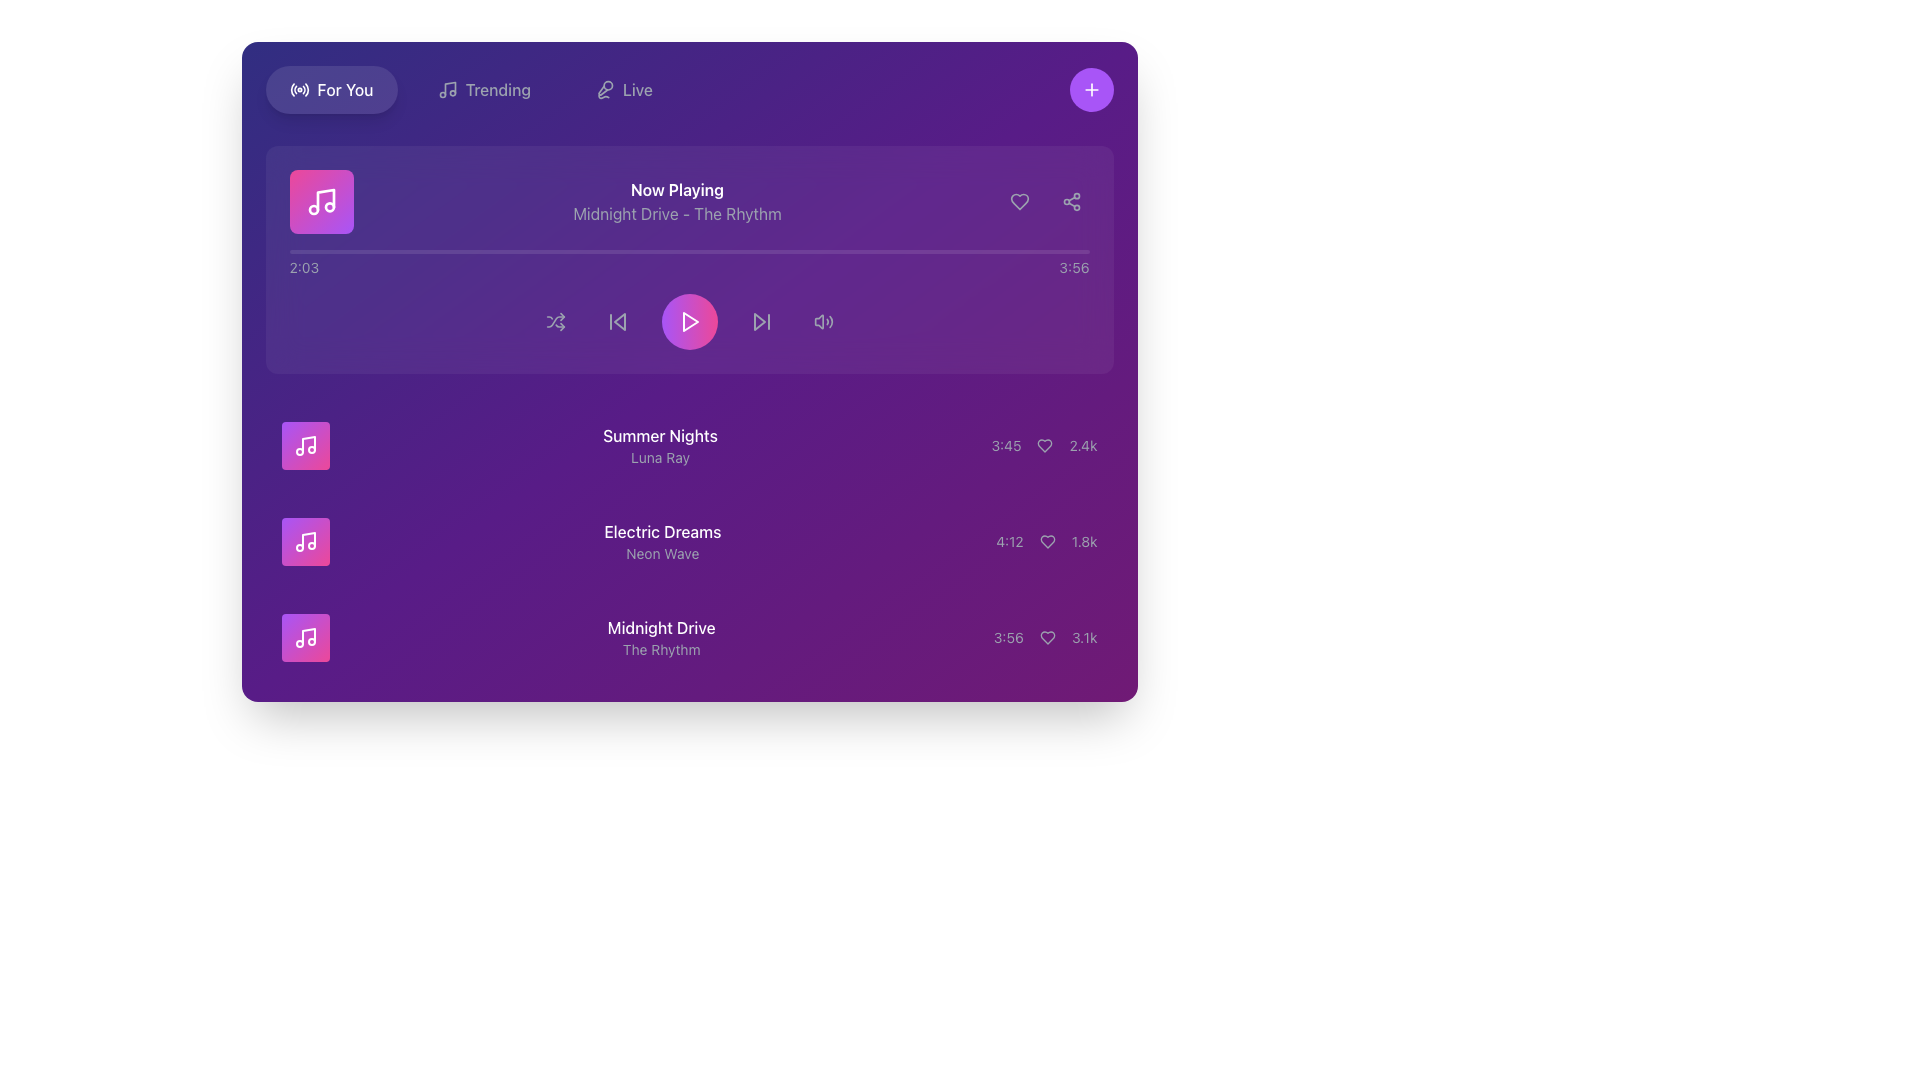 The height and width of the screenshot is (1080, 1920). What do you see at coordinates (484, 88) in the screenshot?
I see `the 'Trending' button, which features a musical note icon and rounded corners in the navigation section` at bounding box center [484, 88].